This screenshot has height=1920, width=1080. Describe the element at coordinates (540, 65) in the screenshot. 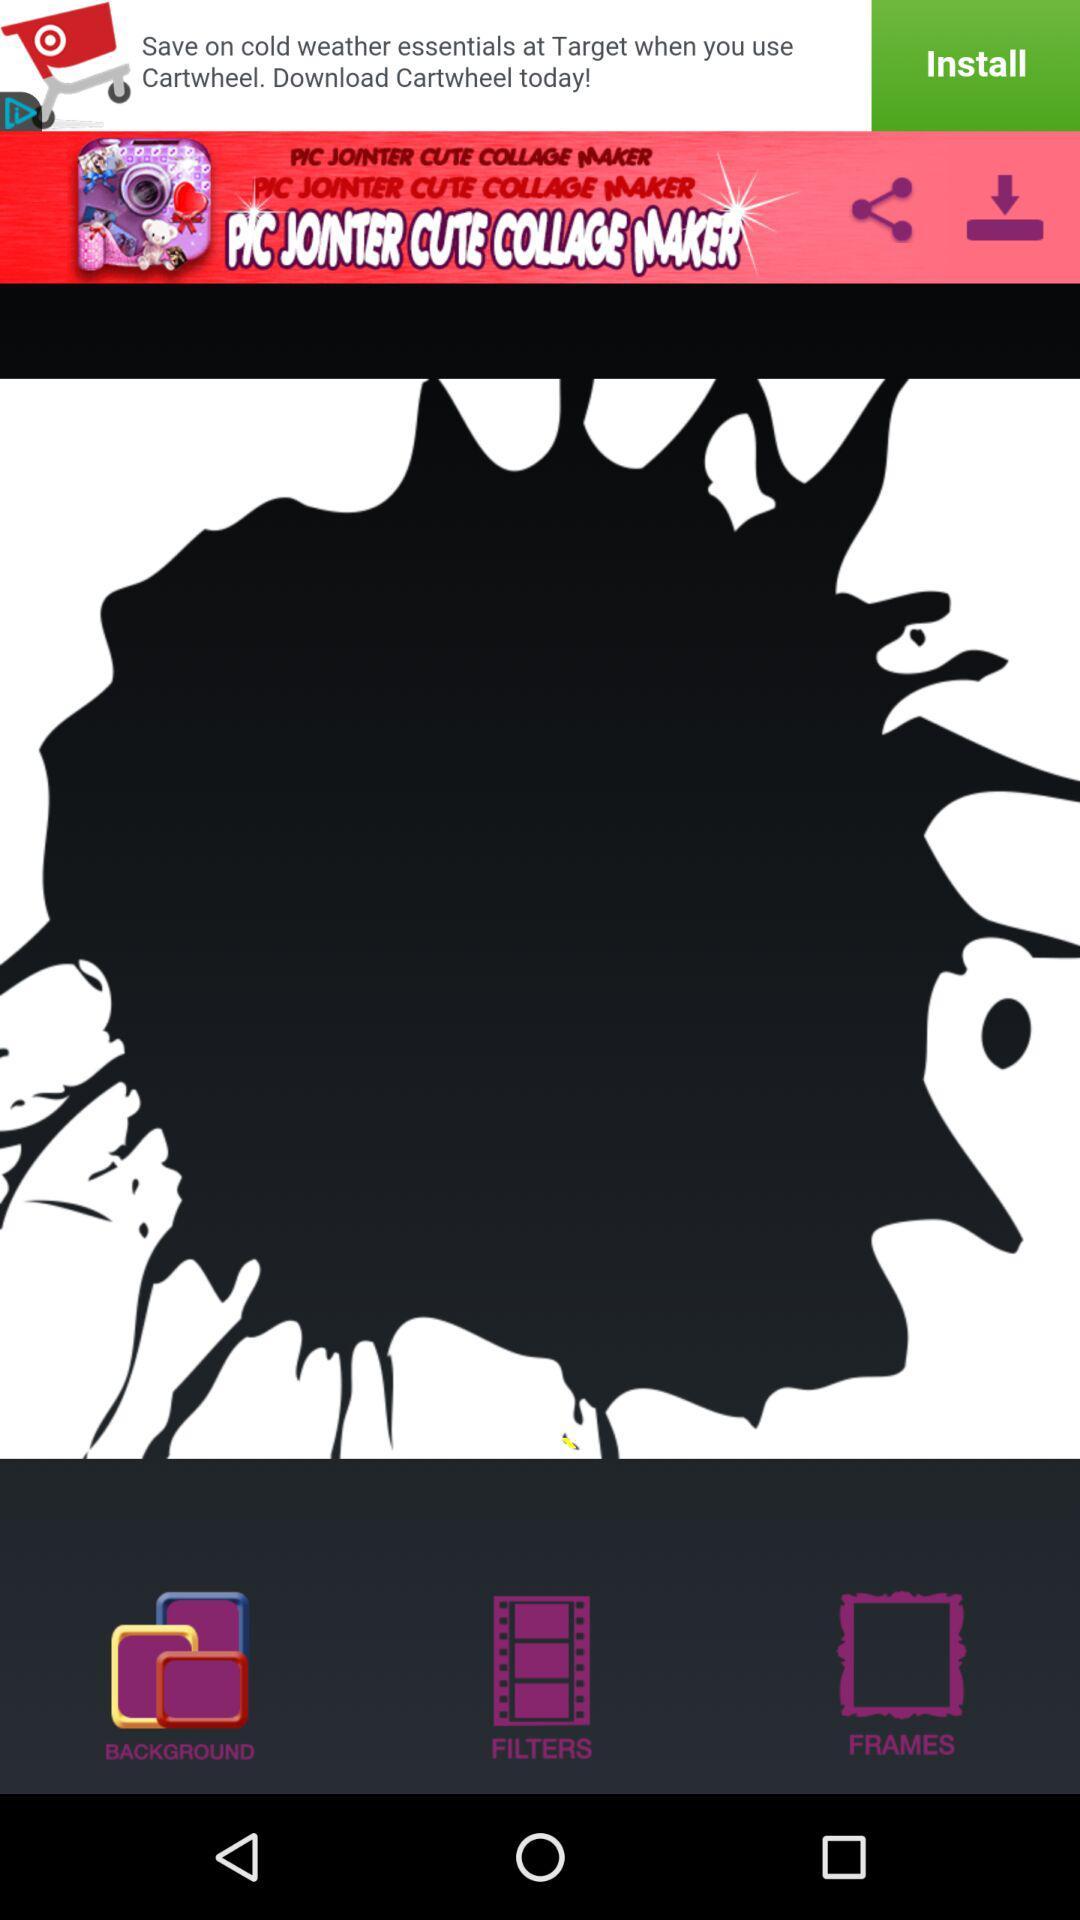

I see `advertisement` at that location.